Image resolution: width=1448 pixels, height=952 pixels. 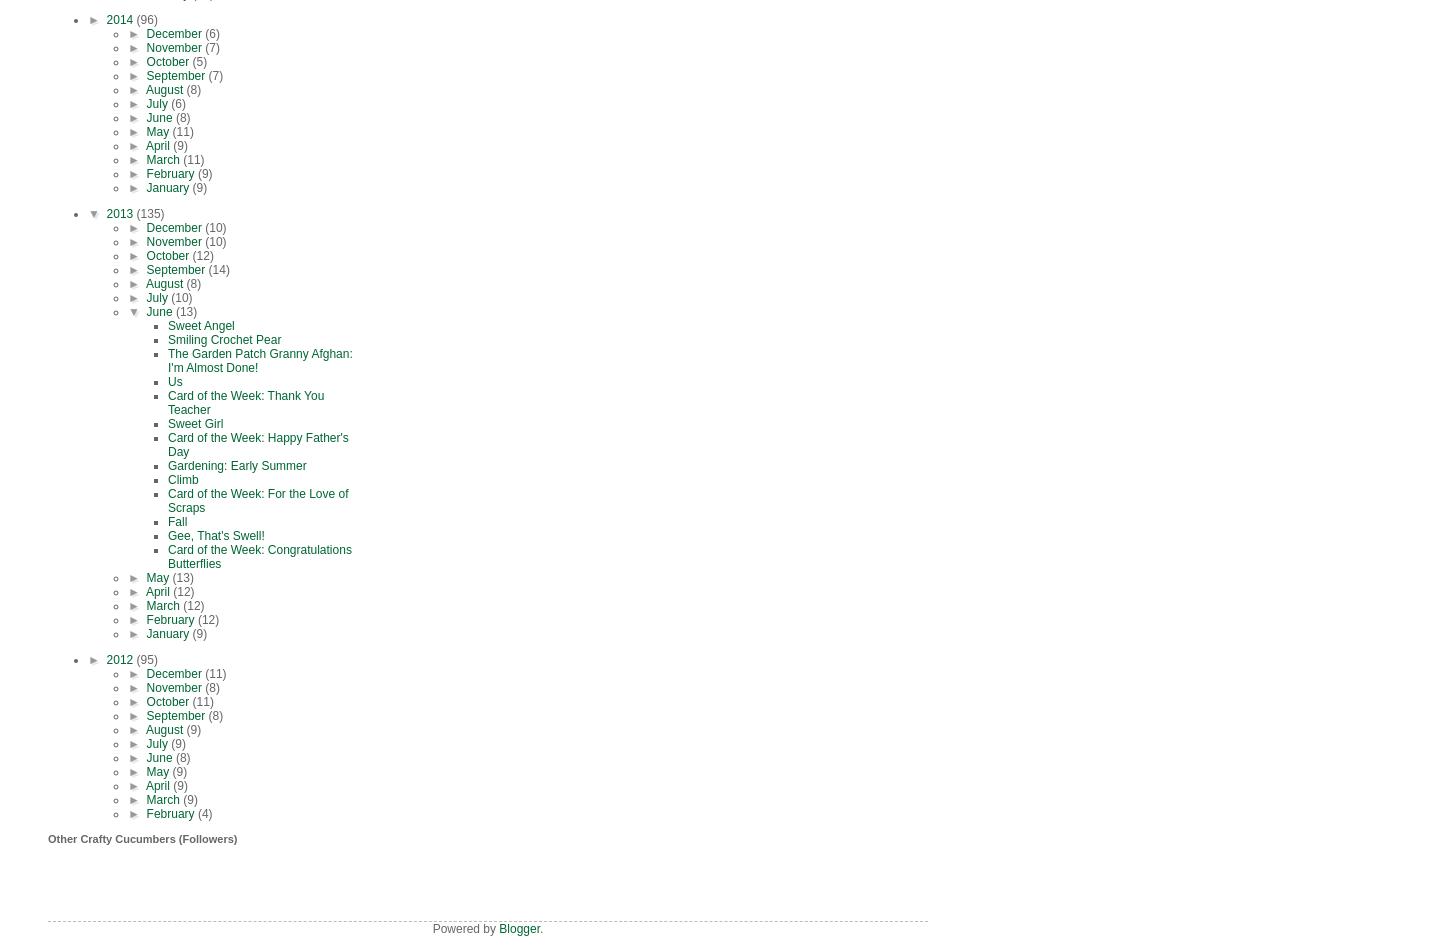 What do you see at coordinates (204, 813) in the screenshot?
I see `'(4)'` at bounding box center [204, 813].